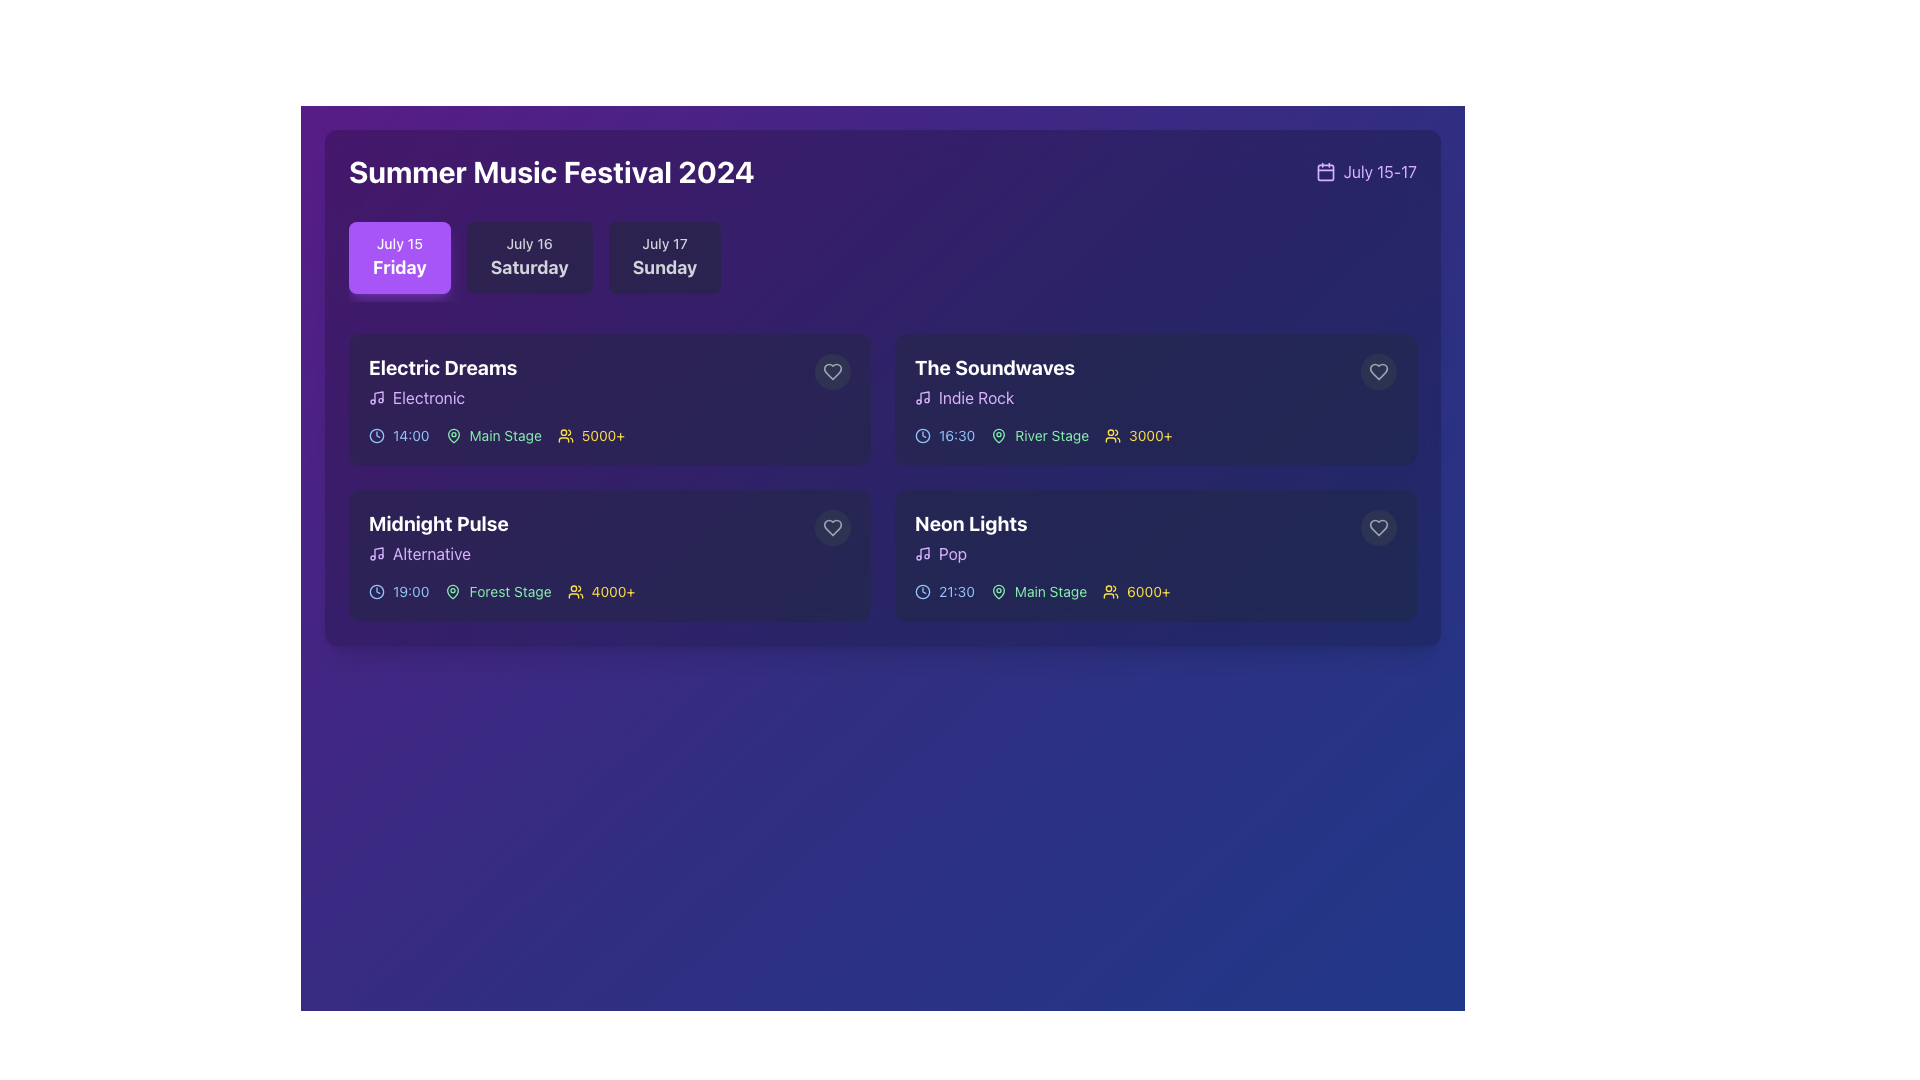  Describe the element at coordinates (608, 590) in the screenshot. I see `the Text and Icon Group displaying event details with a clock icon, map pin icon, and user icon located at the bottom of the second card in the second row under 'Midnight Pulse Alternative.'` at that location.